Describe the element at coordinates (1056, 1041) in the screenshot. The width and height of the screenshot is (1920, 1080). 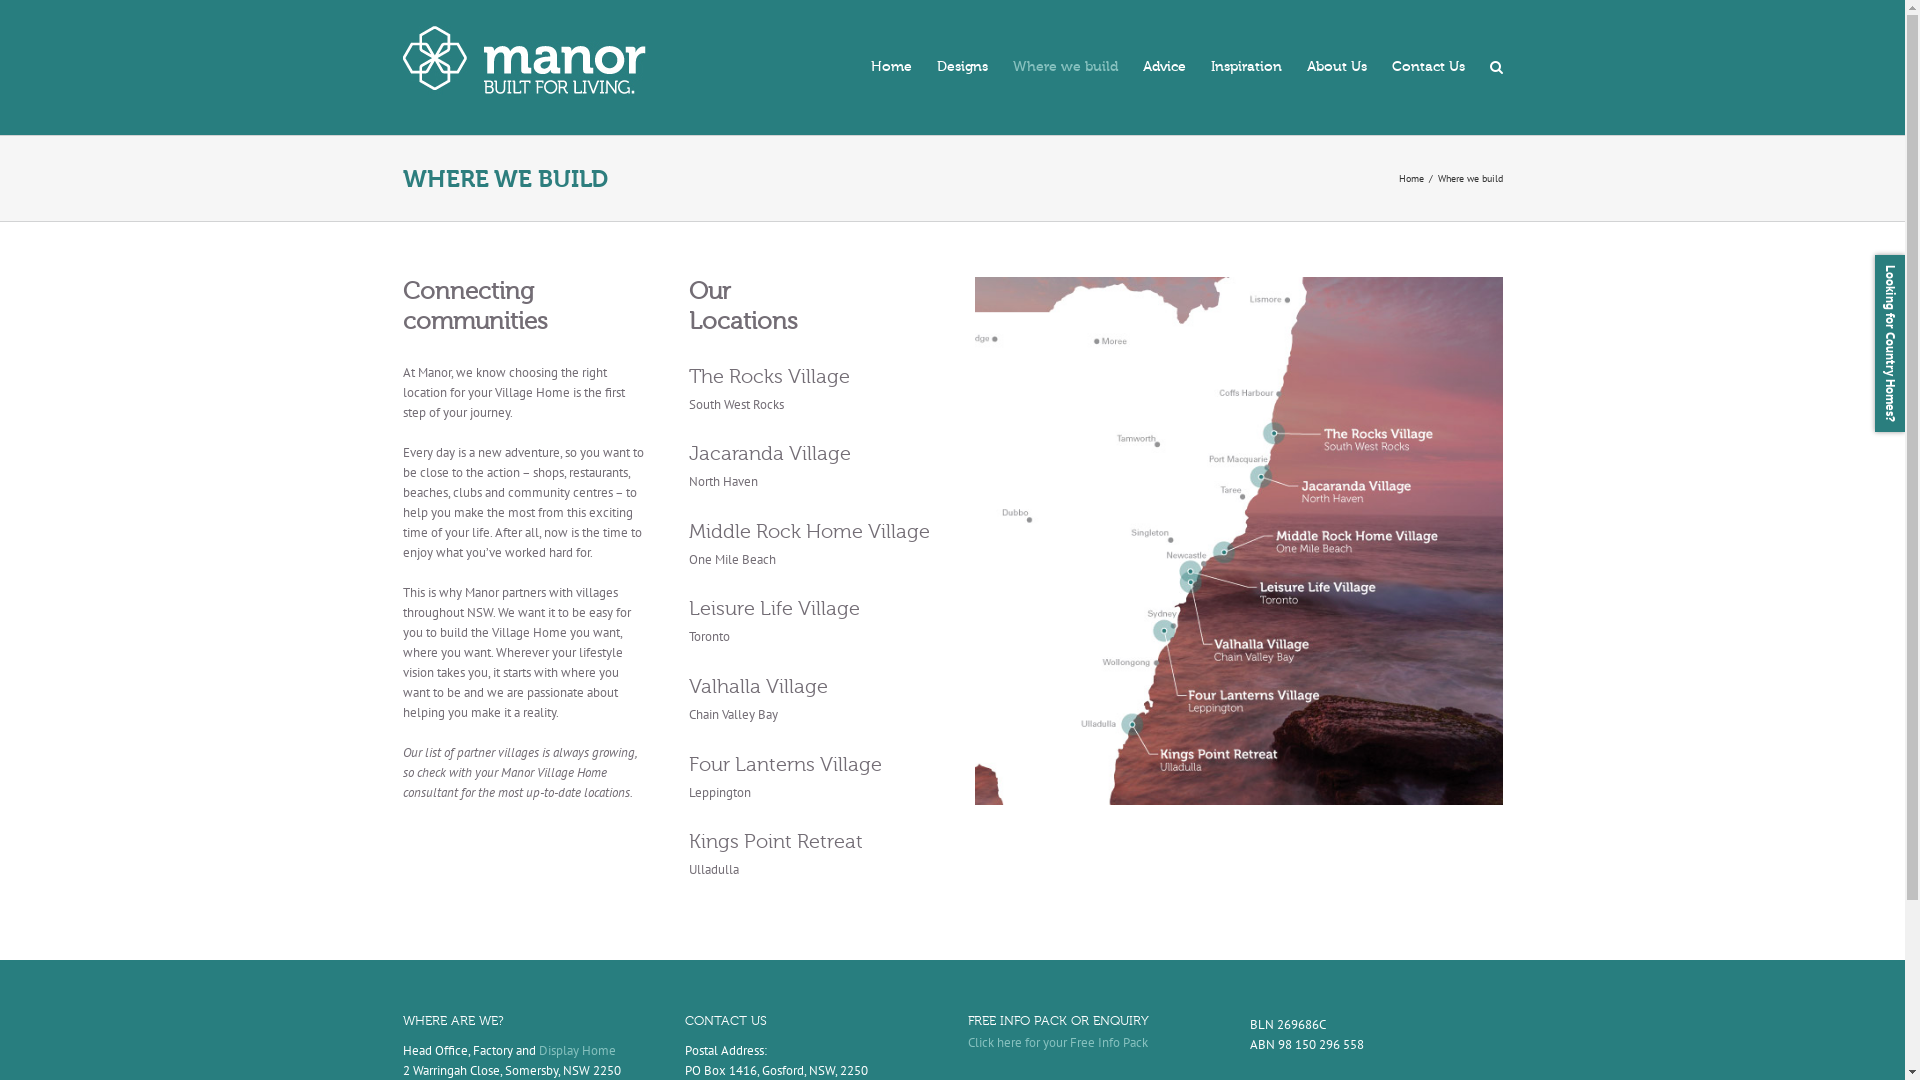
I see `'Click here for your Free Info Pack'` at that location.